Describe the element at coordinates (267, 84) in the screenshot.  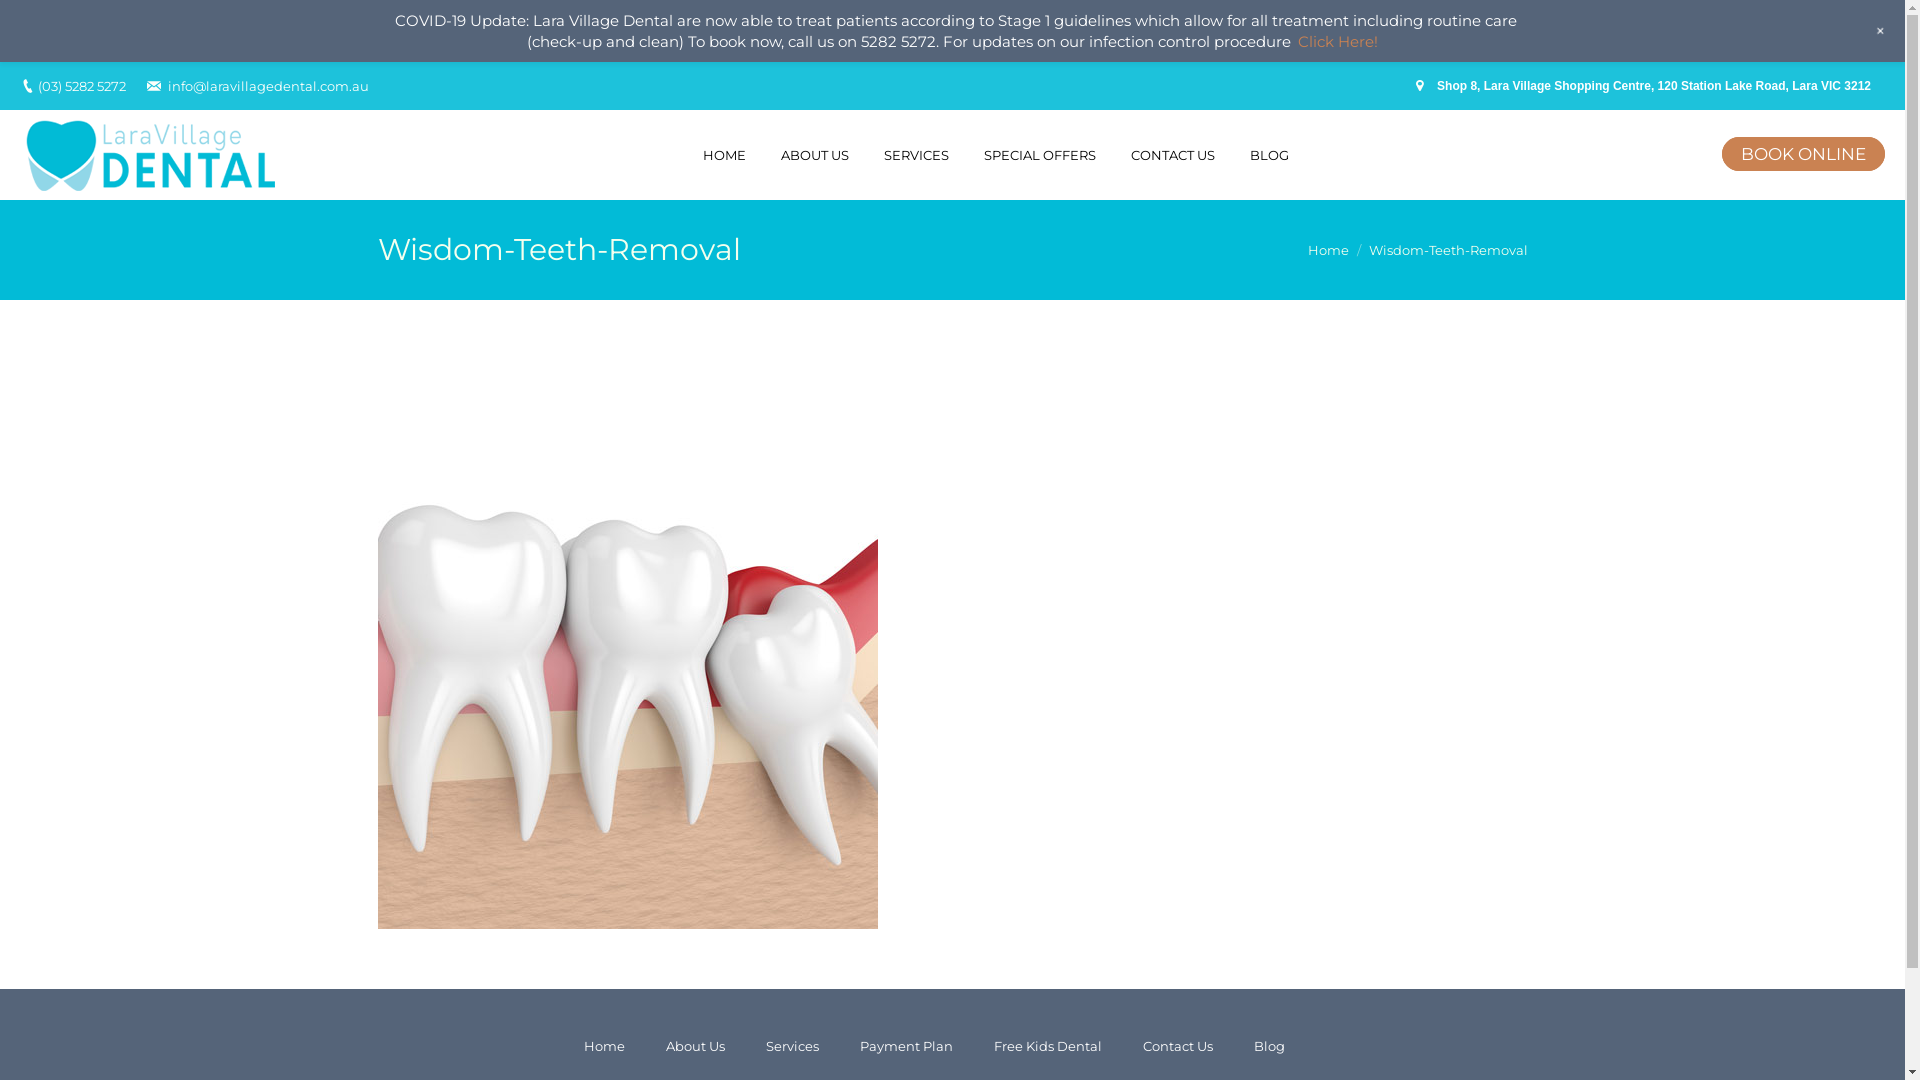
I see `'info@laravillagedental.com.au'` at that location.